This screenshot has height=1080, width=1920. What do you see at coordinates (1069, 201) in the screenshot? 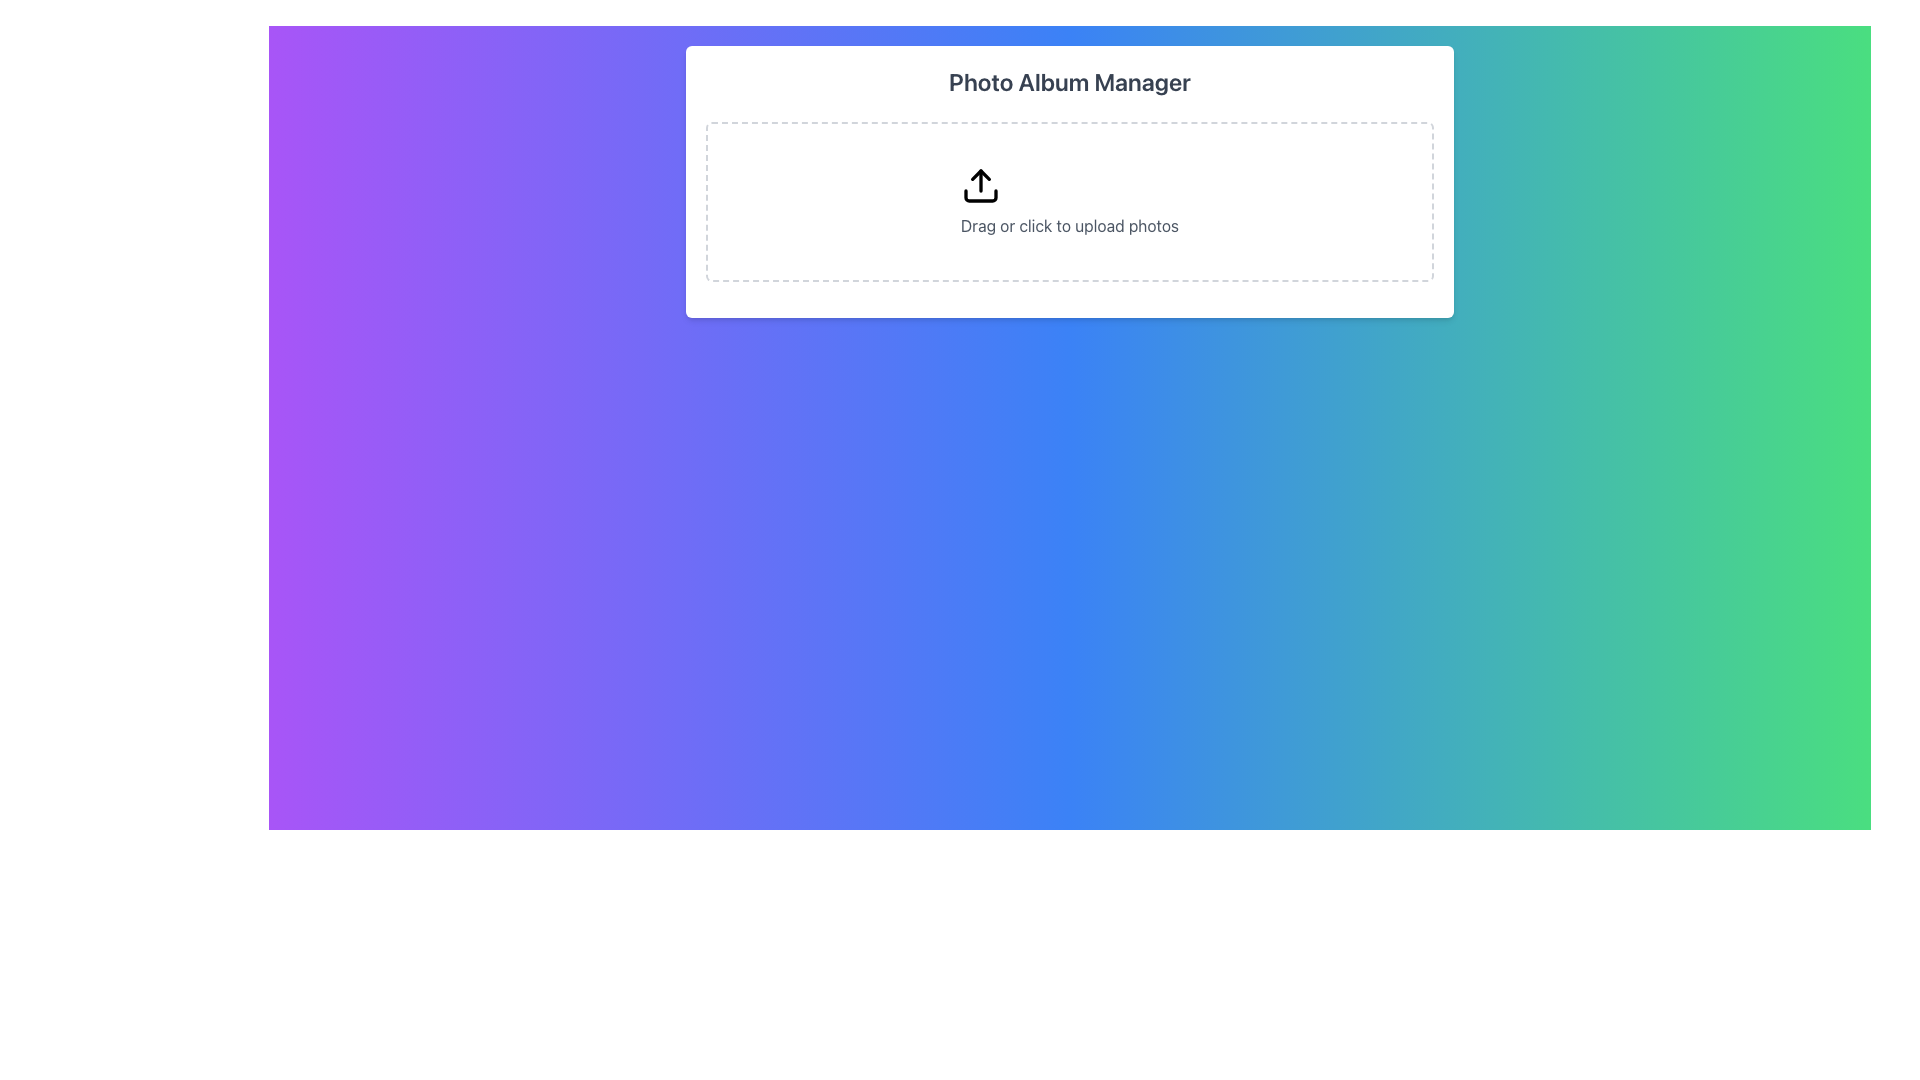
I see `files into the File upload area, which is a rectangular area with dashed gray borders and a white background, located below the 'Photo Album Manager' title` at bounding box center [1069, 201].